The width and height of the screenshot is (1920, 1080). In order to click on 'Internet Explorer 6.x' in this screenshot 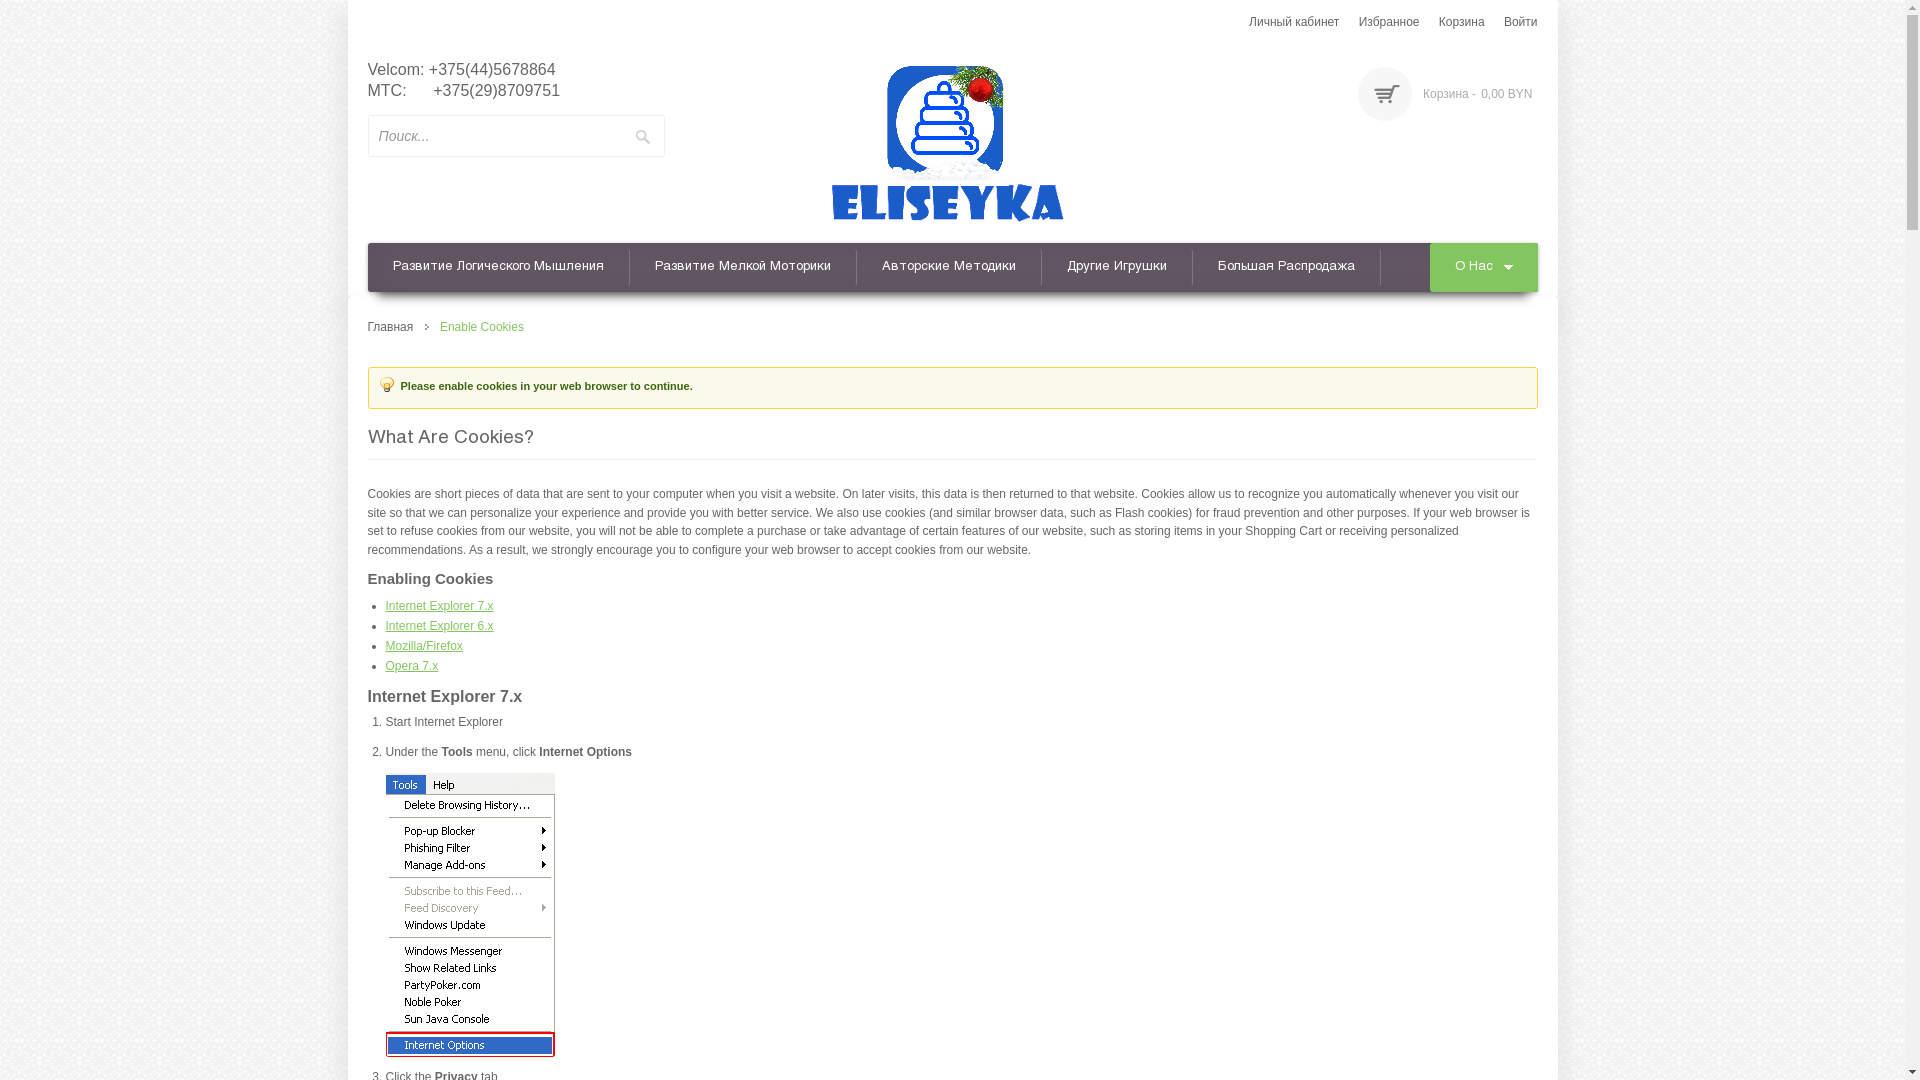, I will do `click(439, 624)`.